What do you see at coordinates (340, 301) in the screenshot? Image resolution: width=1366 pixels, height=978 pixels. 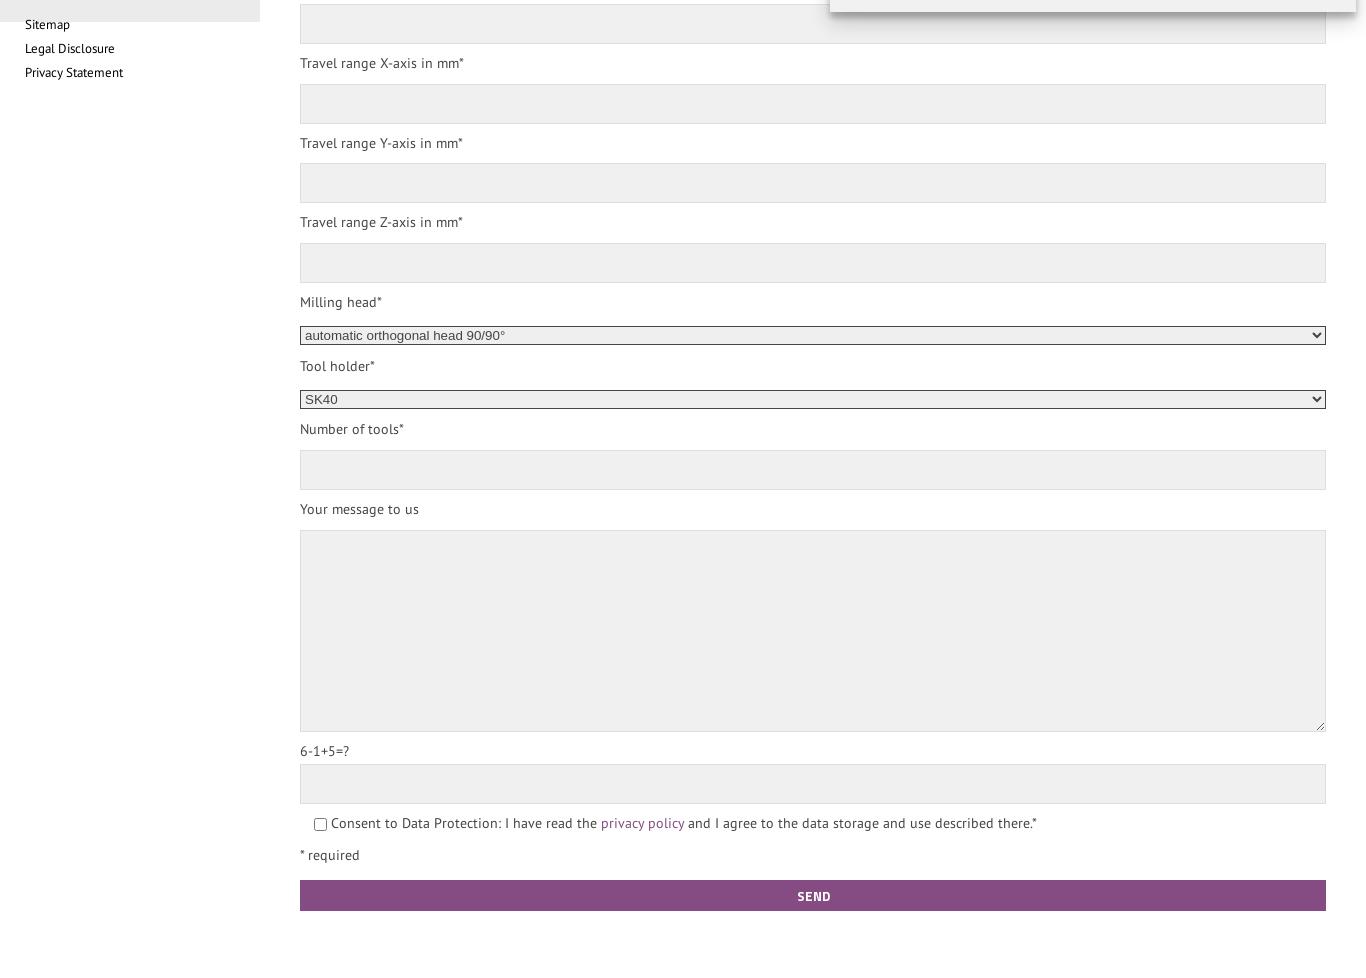 I see `'Milling head*'` at bounding box center [340, 301].